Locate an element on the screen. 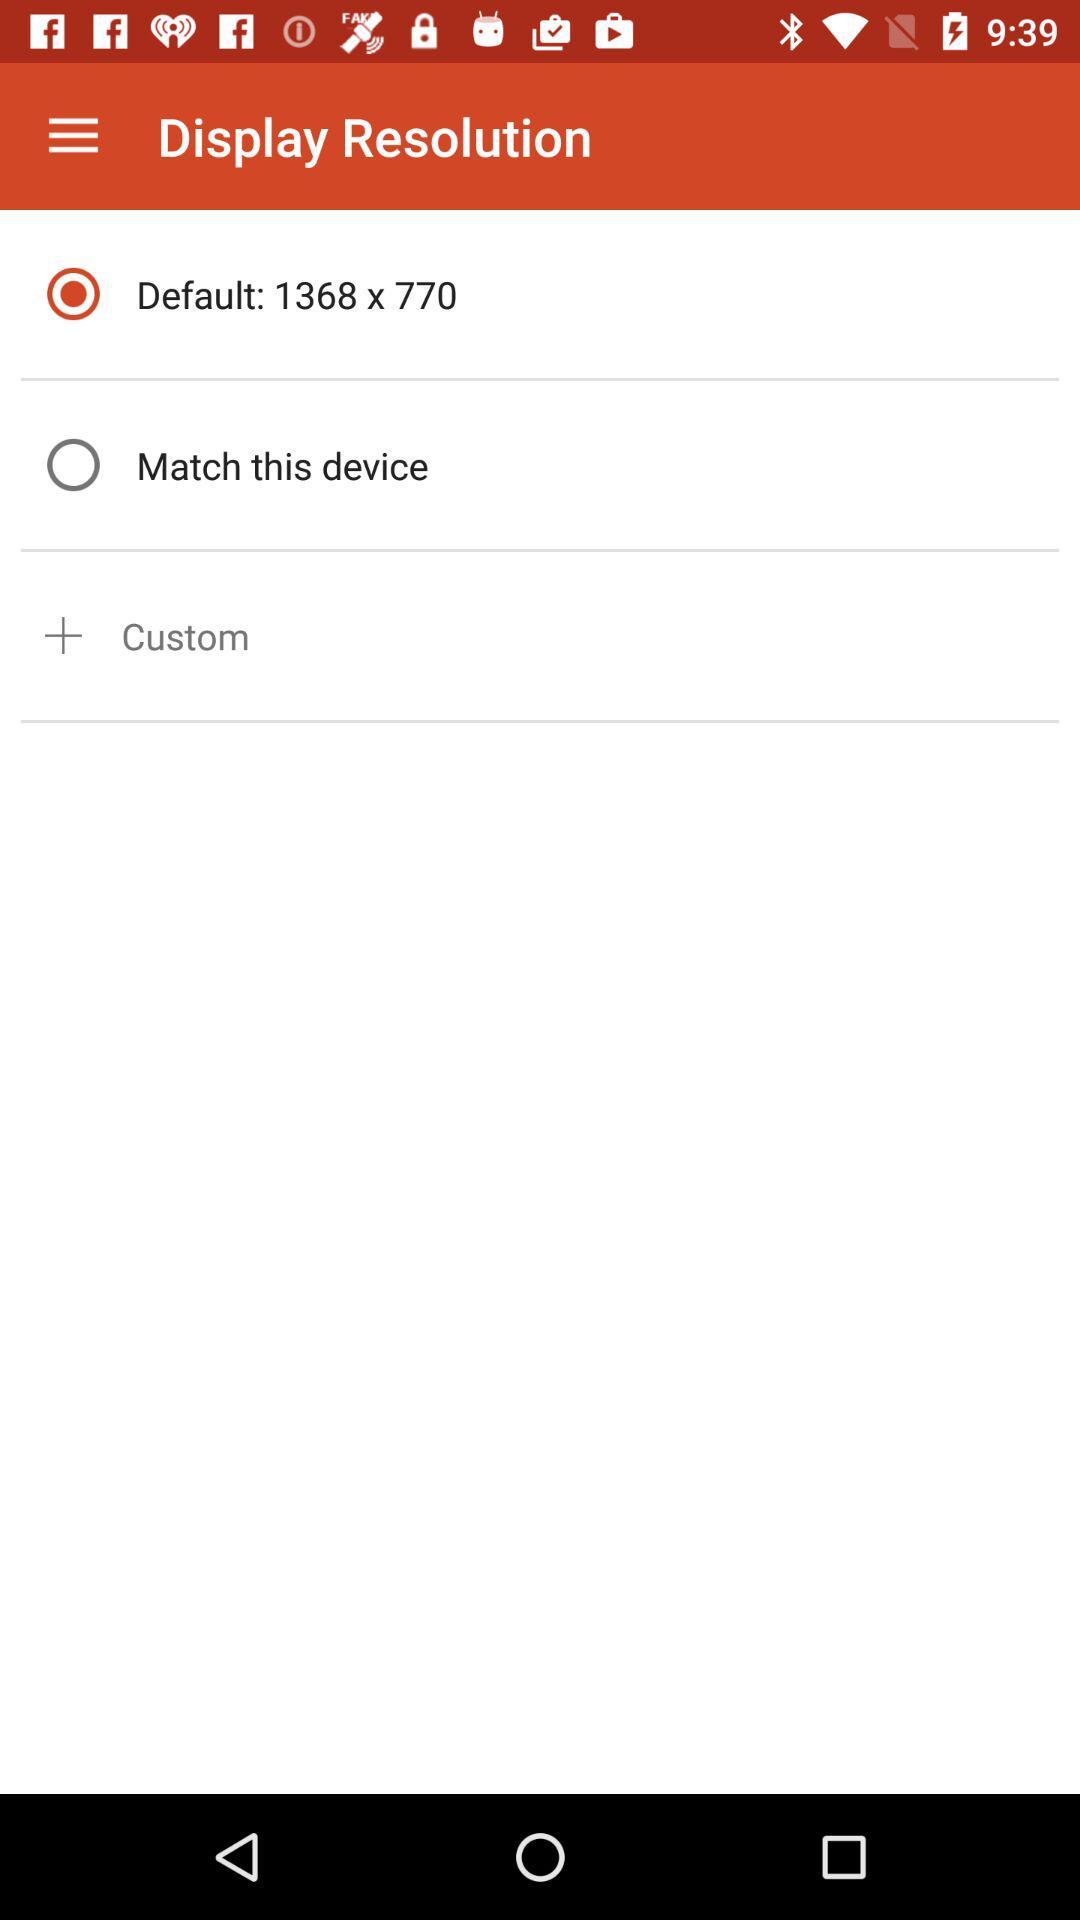  the item to the left of the display resolution is located at coordinates (72, 135).